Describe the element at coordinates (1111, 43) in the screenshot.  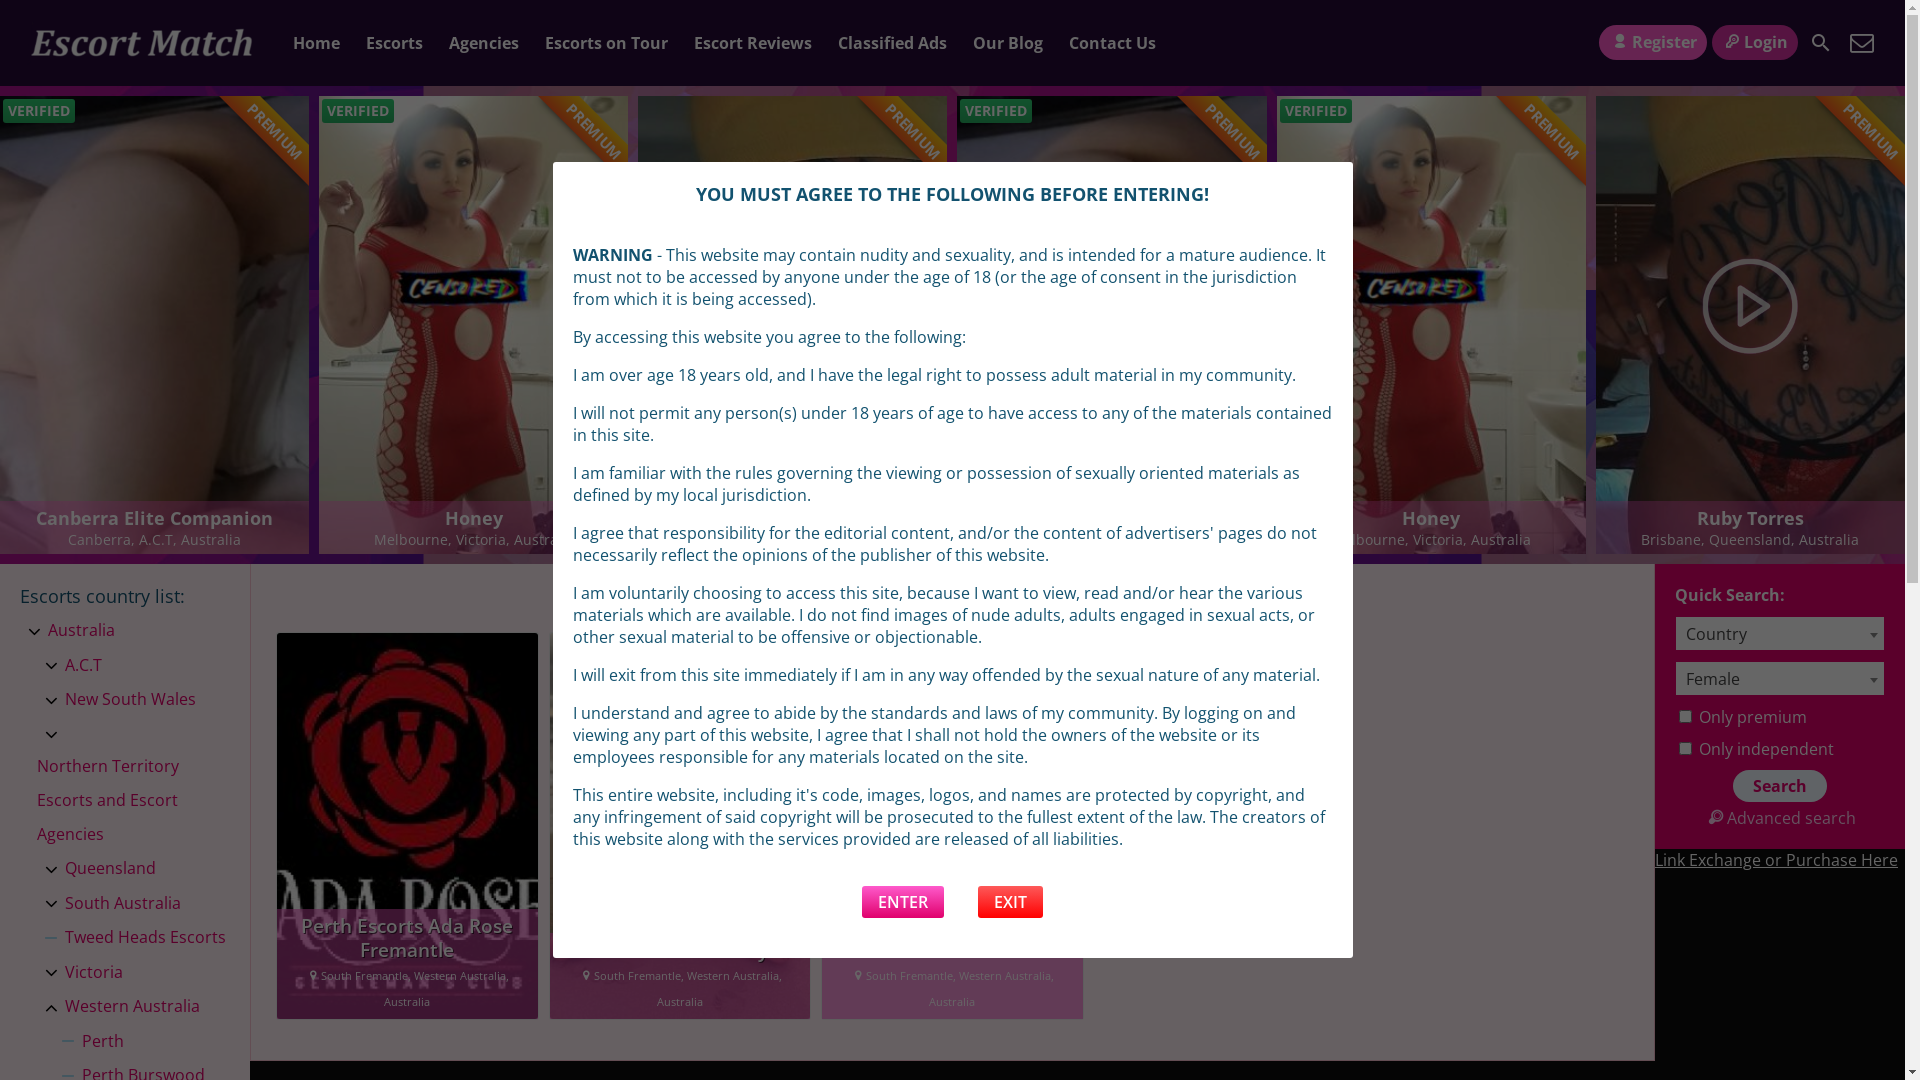
I see `'Contact Us'` at that location.